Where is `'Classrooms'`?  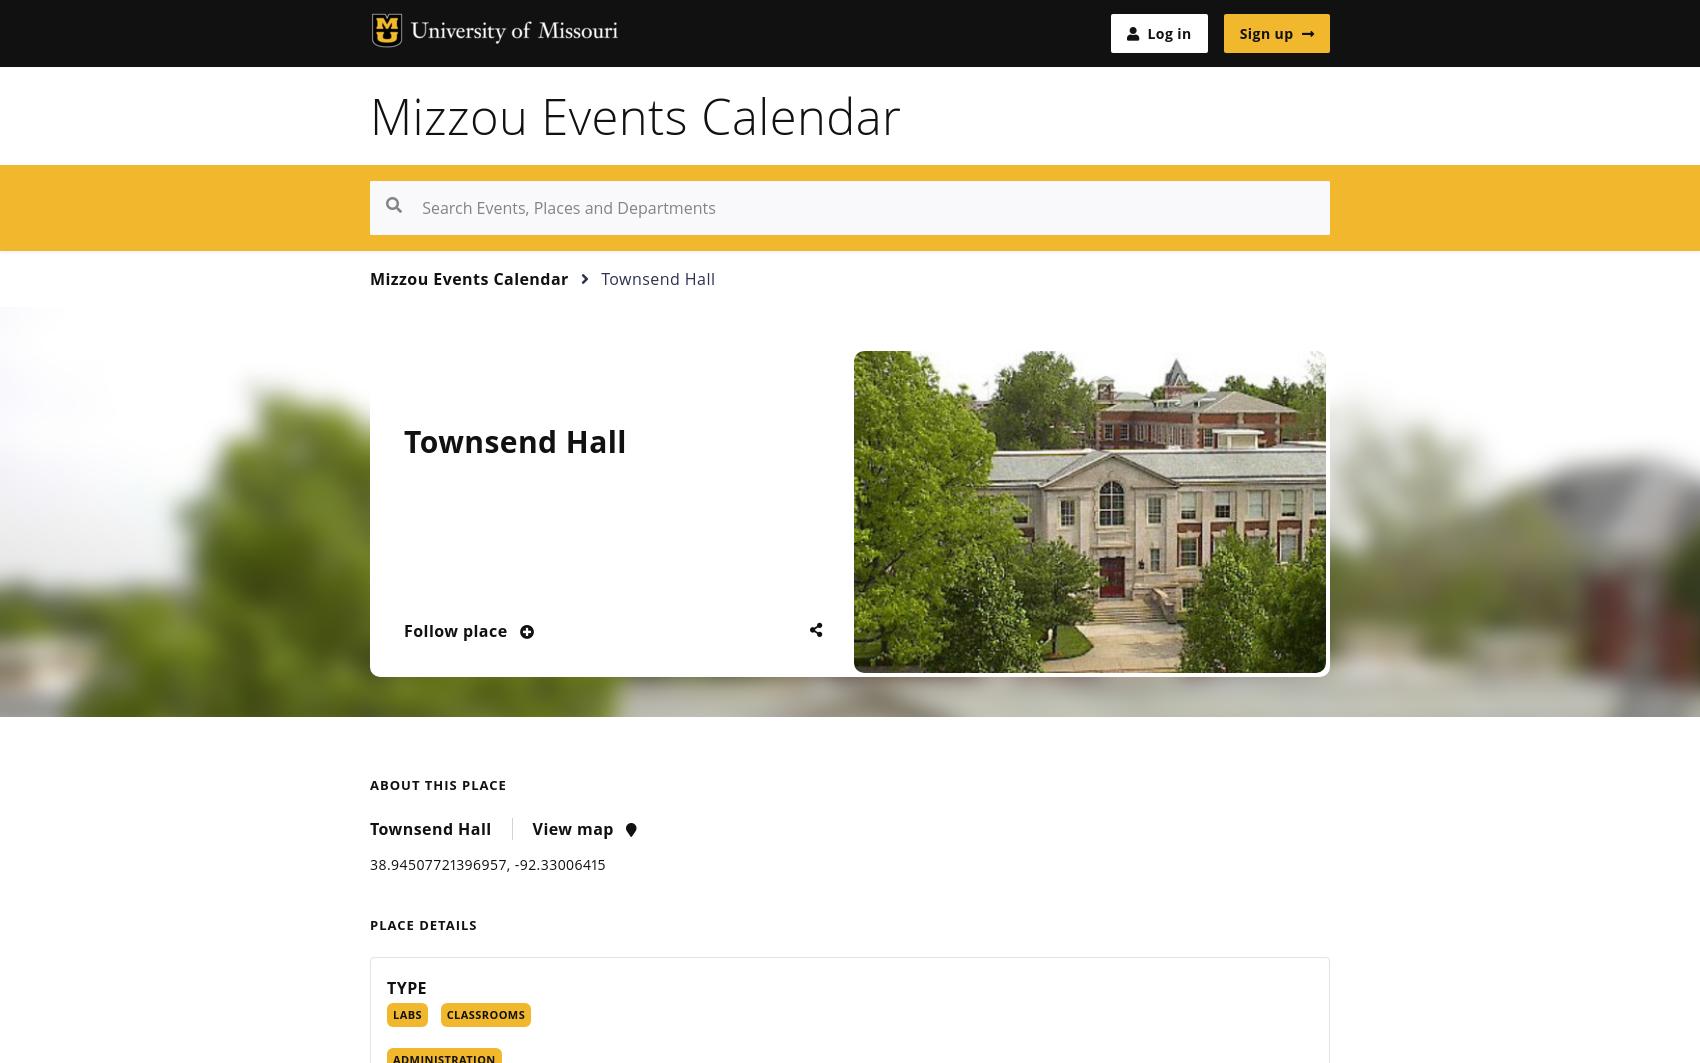 'Classrooms' is located at coordinates (485, 1012).